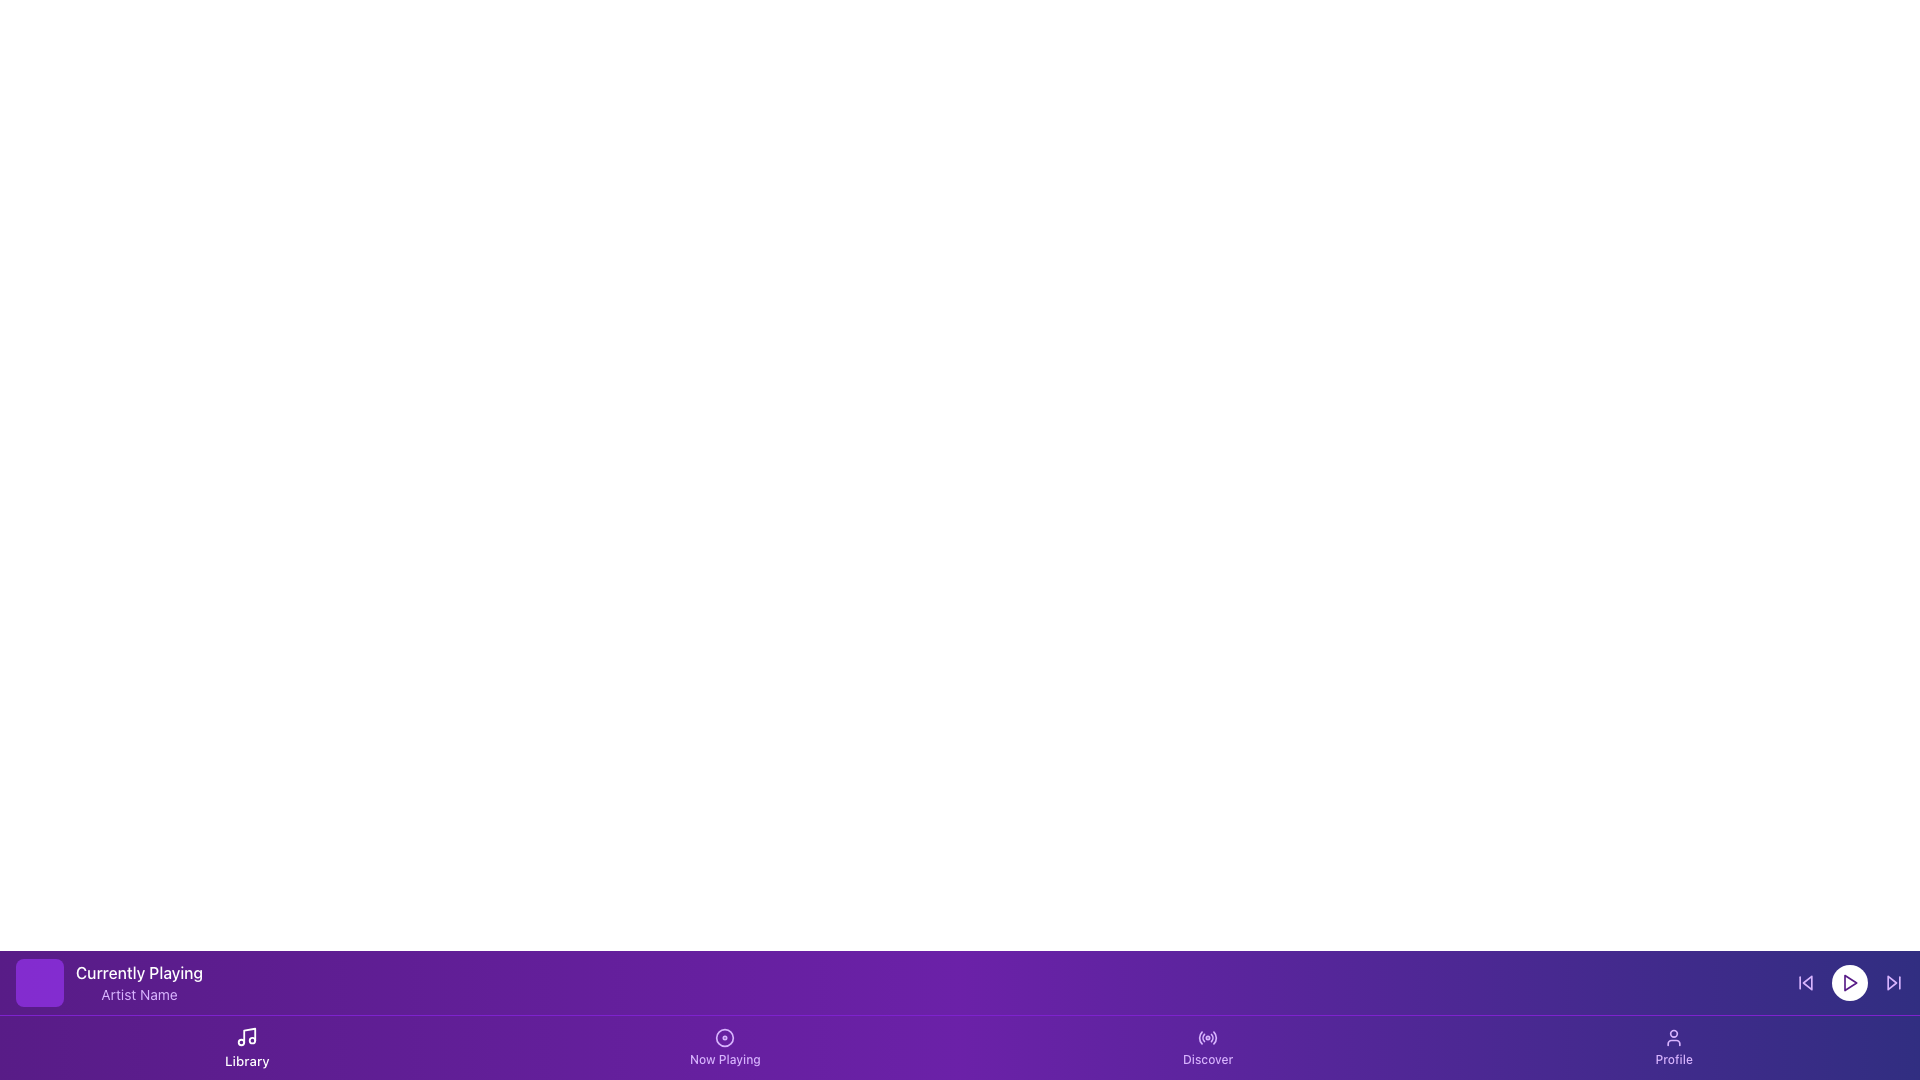 This screenshot has width=1920, height=1080. I want to click on the small purple icon with a forward arrow symbol located on the far right of the bottom navigation bar, so click(1893, 982).